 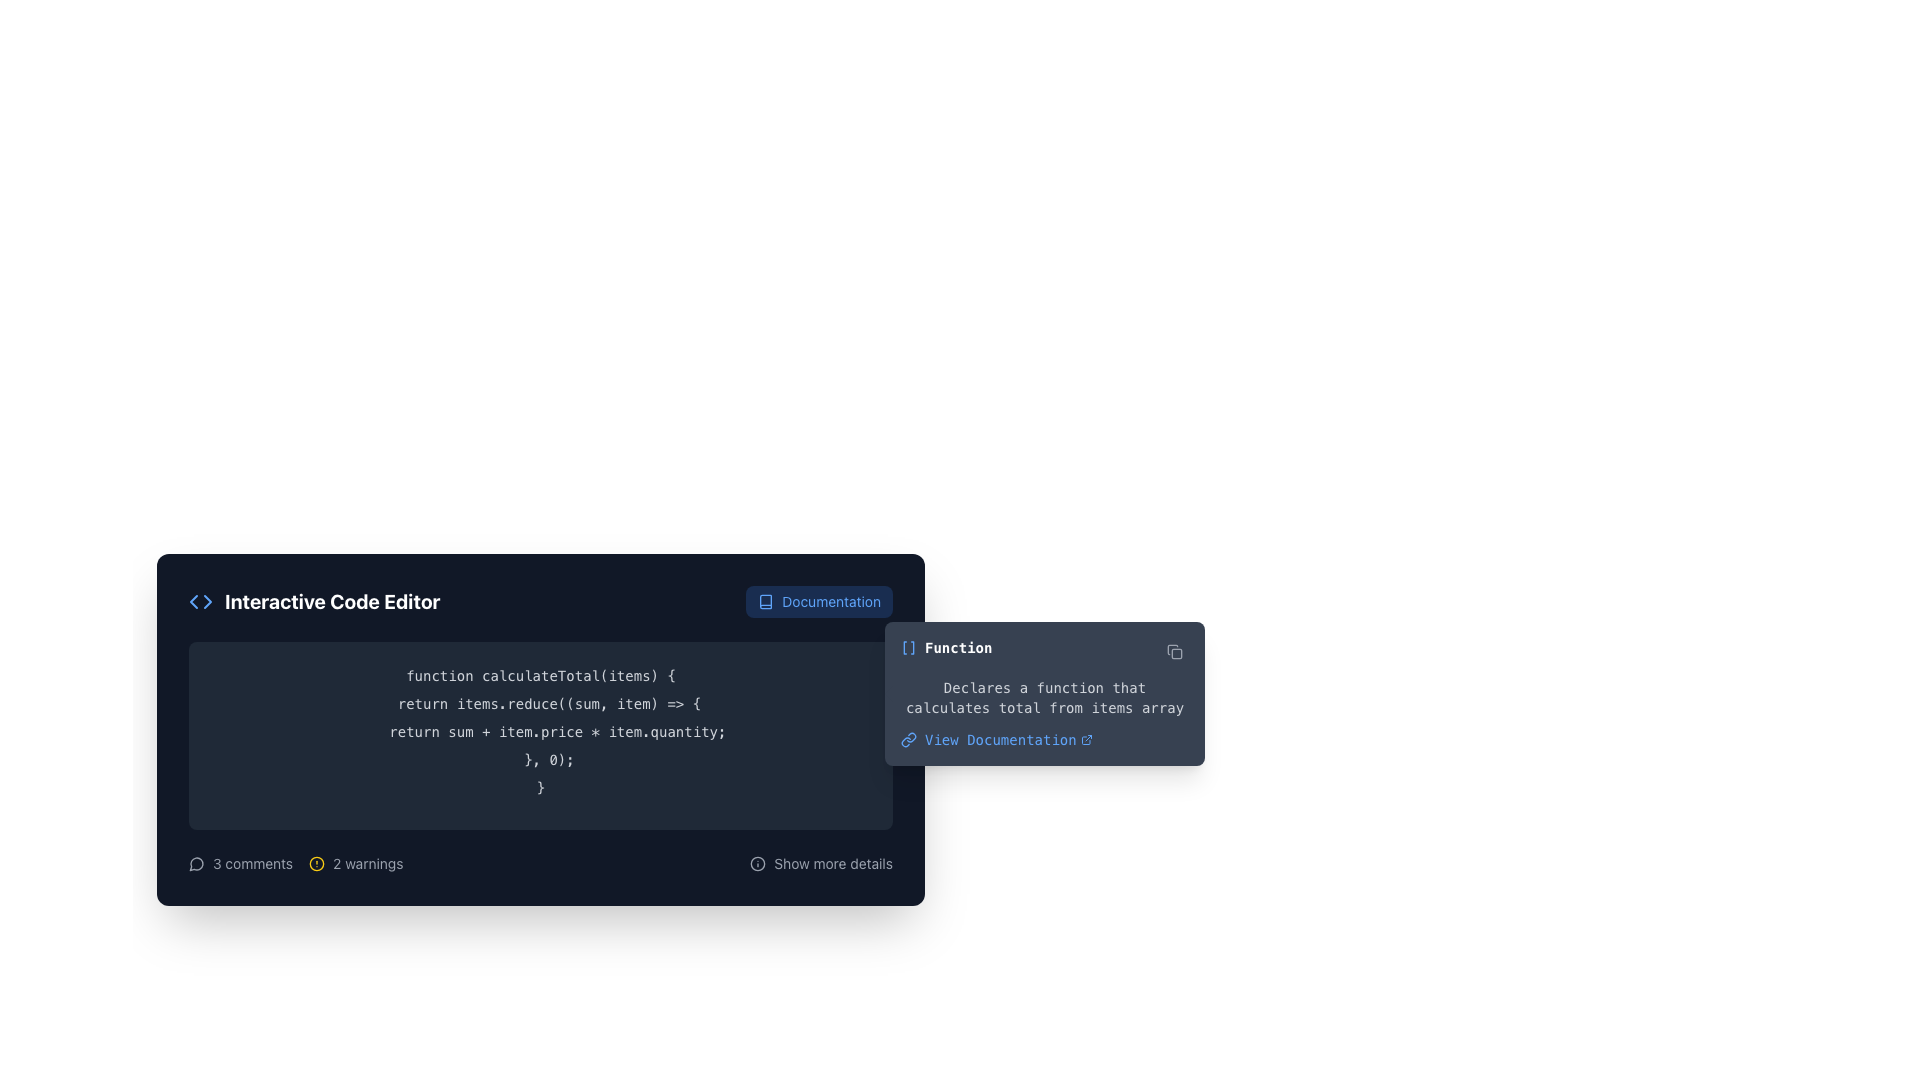 What do you see at coordinates (541, 675) in the screenshot?
I see `on the text displaying the function declaration 'function calculateTotal(items) {' in the code editor` at bounding box center [541, 675].